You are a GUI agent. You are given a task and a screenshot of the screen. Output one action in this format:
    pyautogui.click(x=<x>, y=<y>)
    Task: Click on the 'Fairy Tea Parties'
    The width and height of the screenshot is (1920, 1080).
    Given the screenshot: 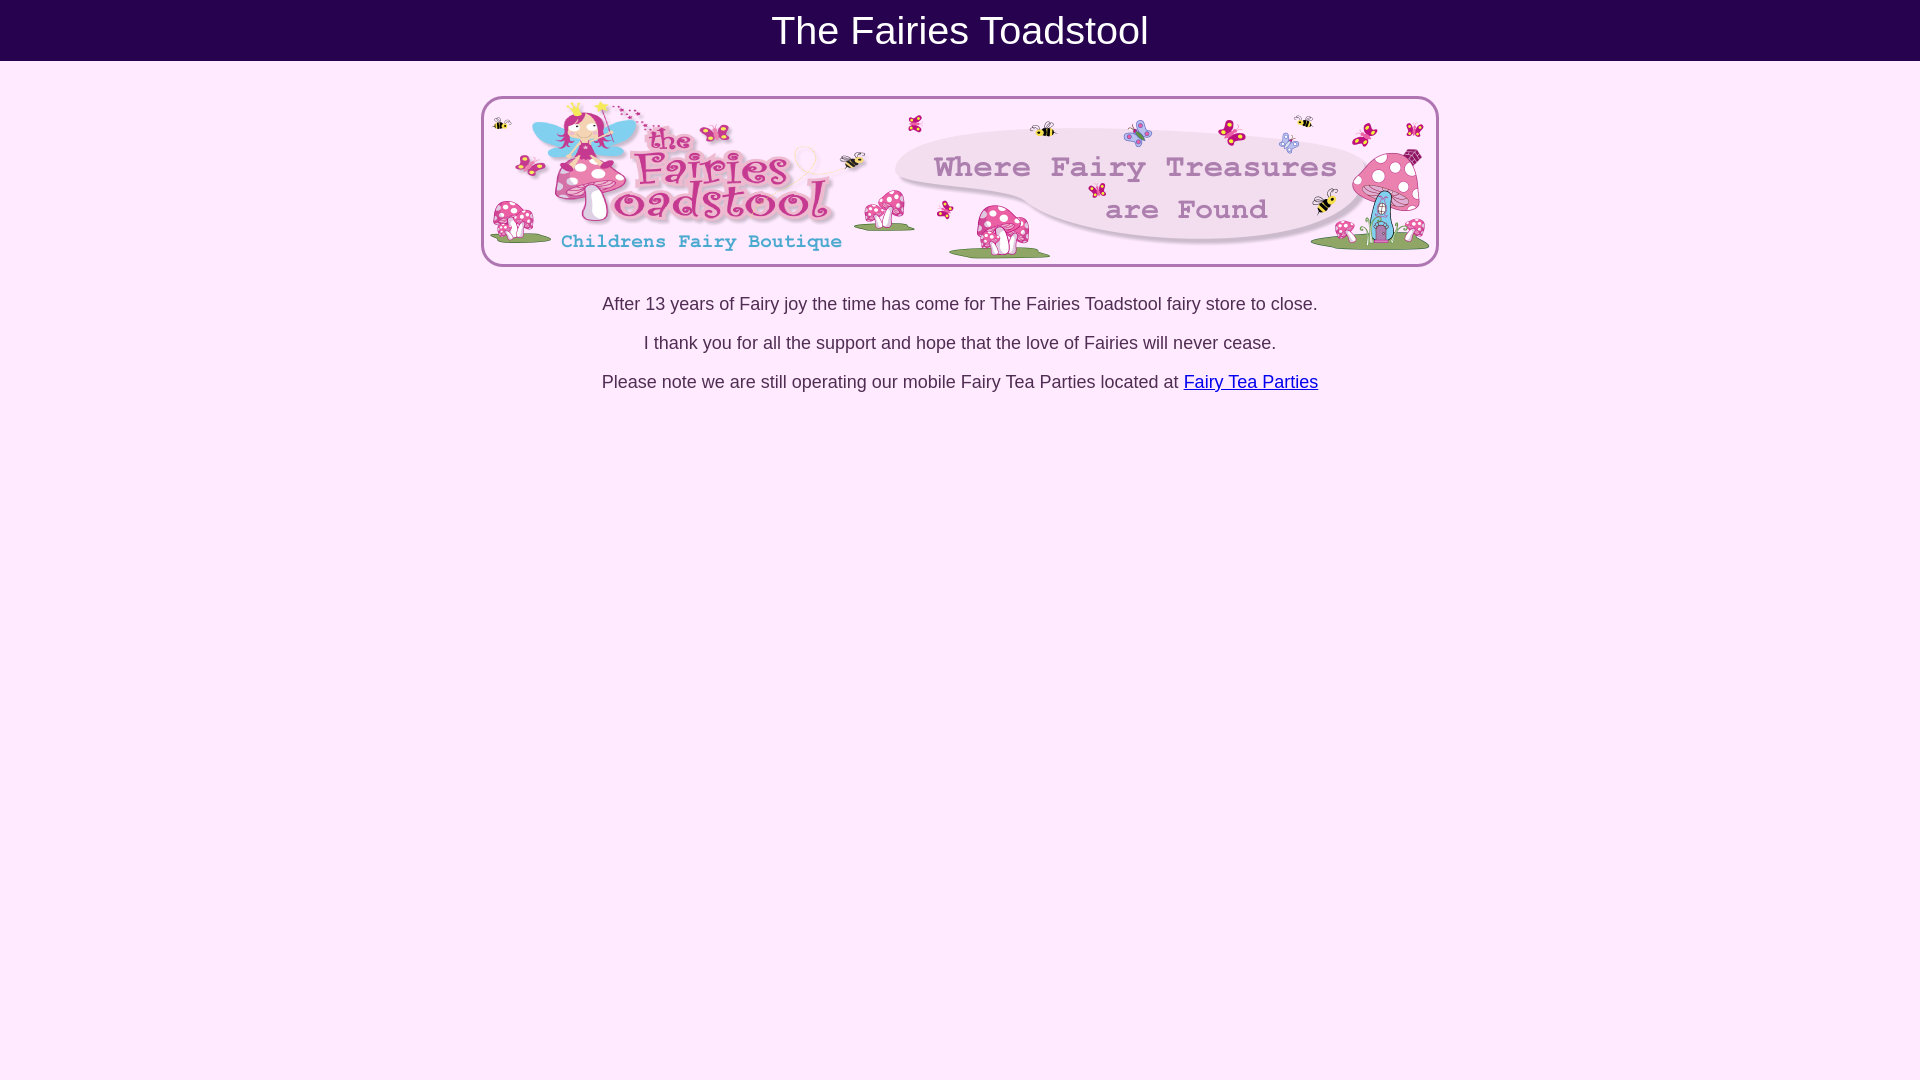 What is the action you would take?
    pyautogui.click(x=1184, y=381)
    